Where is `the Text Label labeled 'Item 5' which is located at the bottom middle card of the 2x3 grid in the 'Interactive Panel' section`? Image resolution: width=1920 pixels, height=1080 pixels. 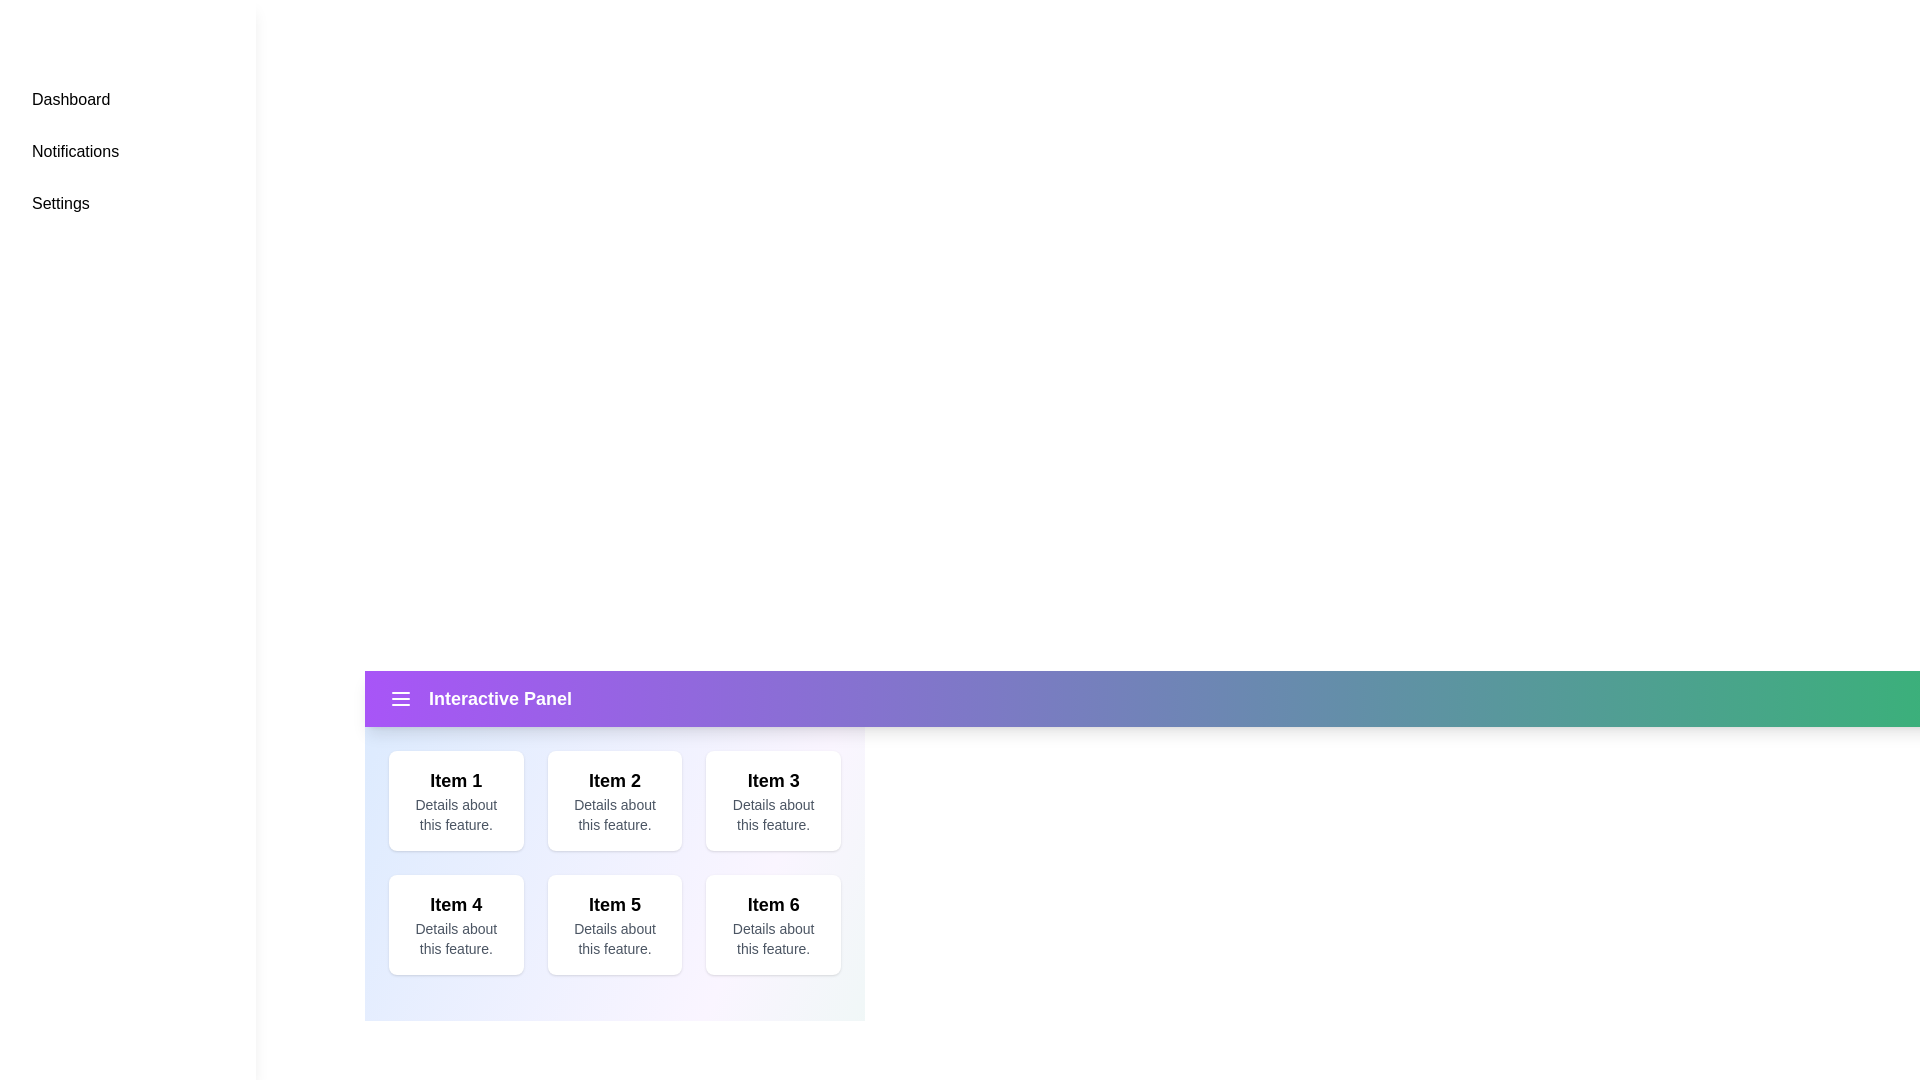
the Text Label labeled 'Item 5' which is located at the bottom middle card of the 2x3 grid in the 'Interactive Panel' section is located at coordinates (613, 905).